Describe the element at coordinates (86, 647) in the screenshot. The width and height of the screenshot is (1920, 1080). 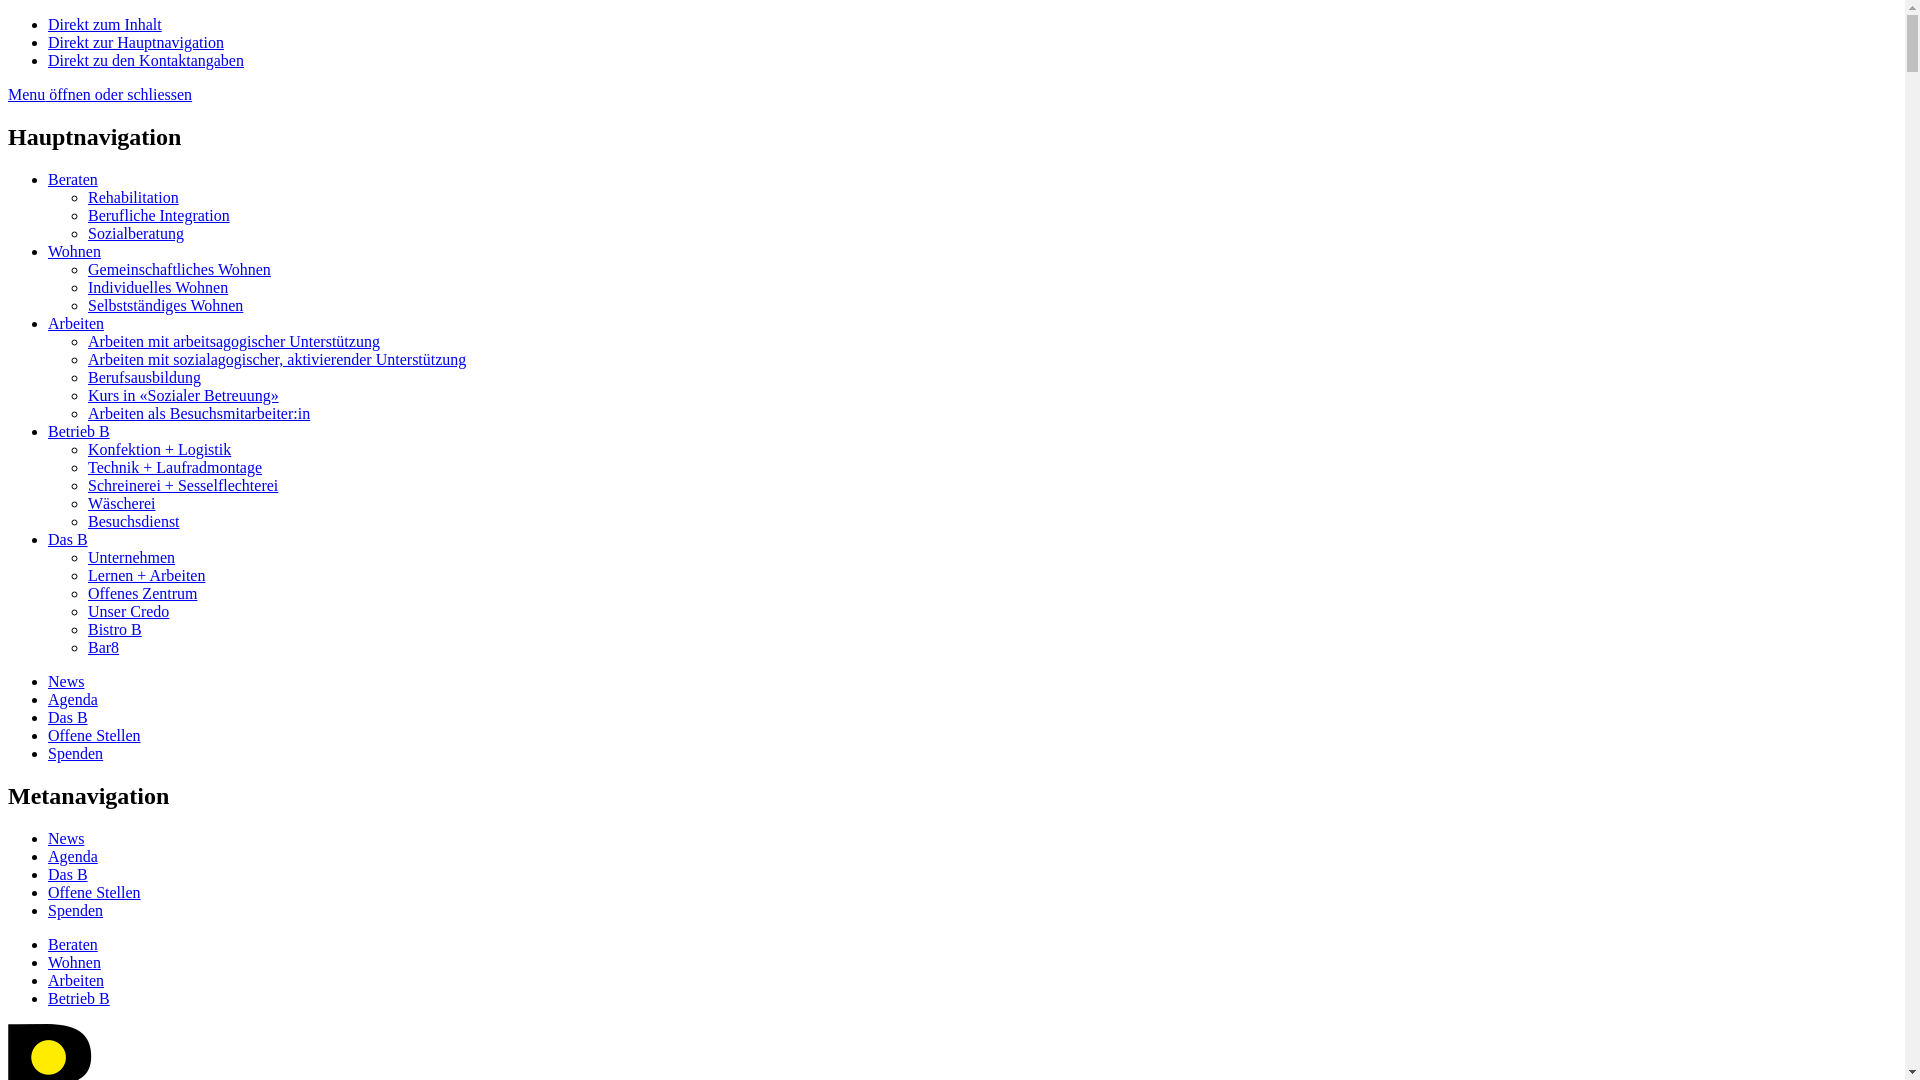
I see `'Bar8'` at that location.